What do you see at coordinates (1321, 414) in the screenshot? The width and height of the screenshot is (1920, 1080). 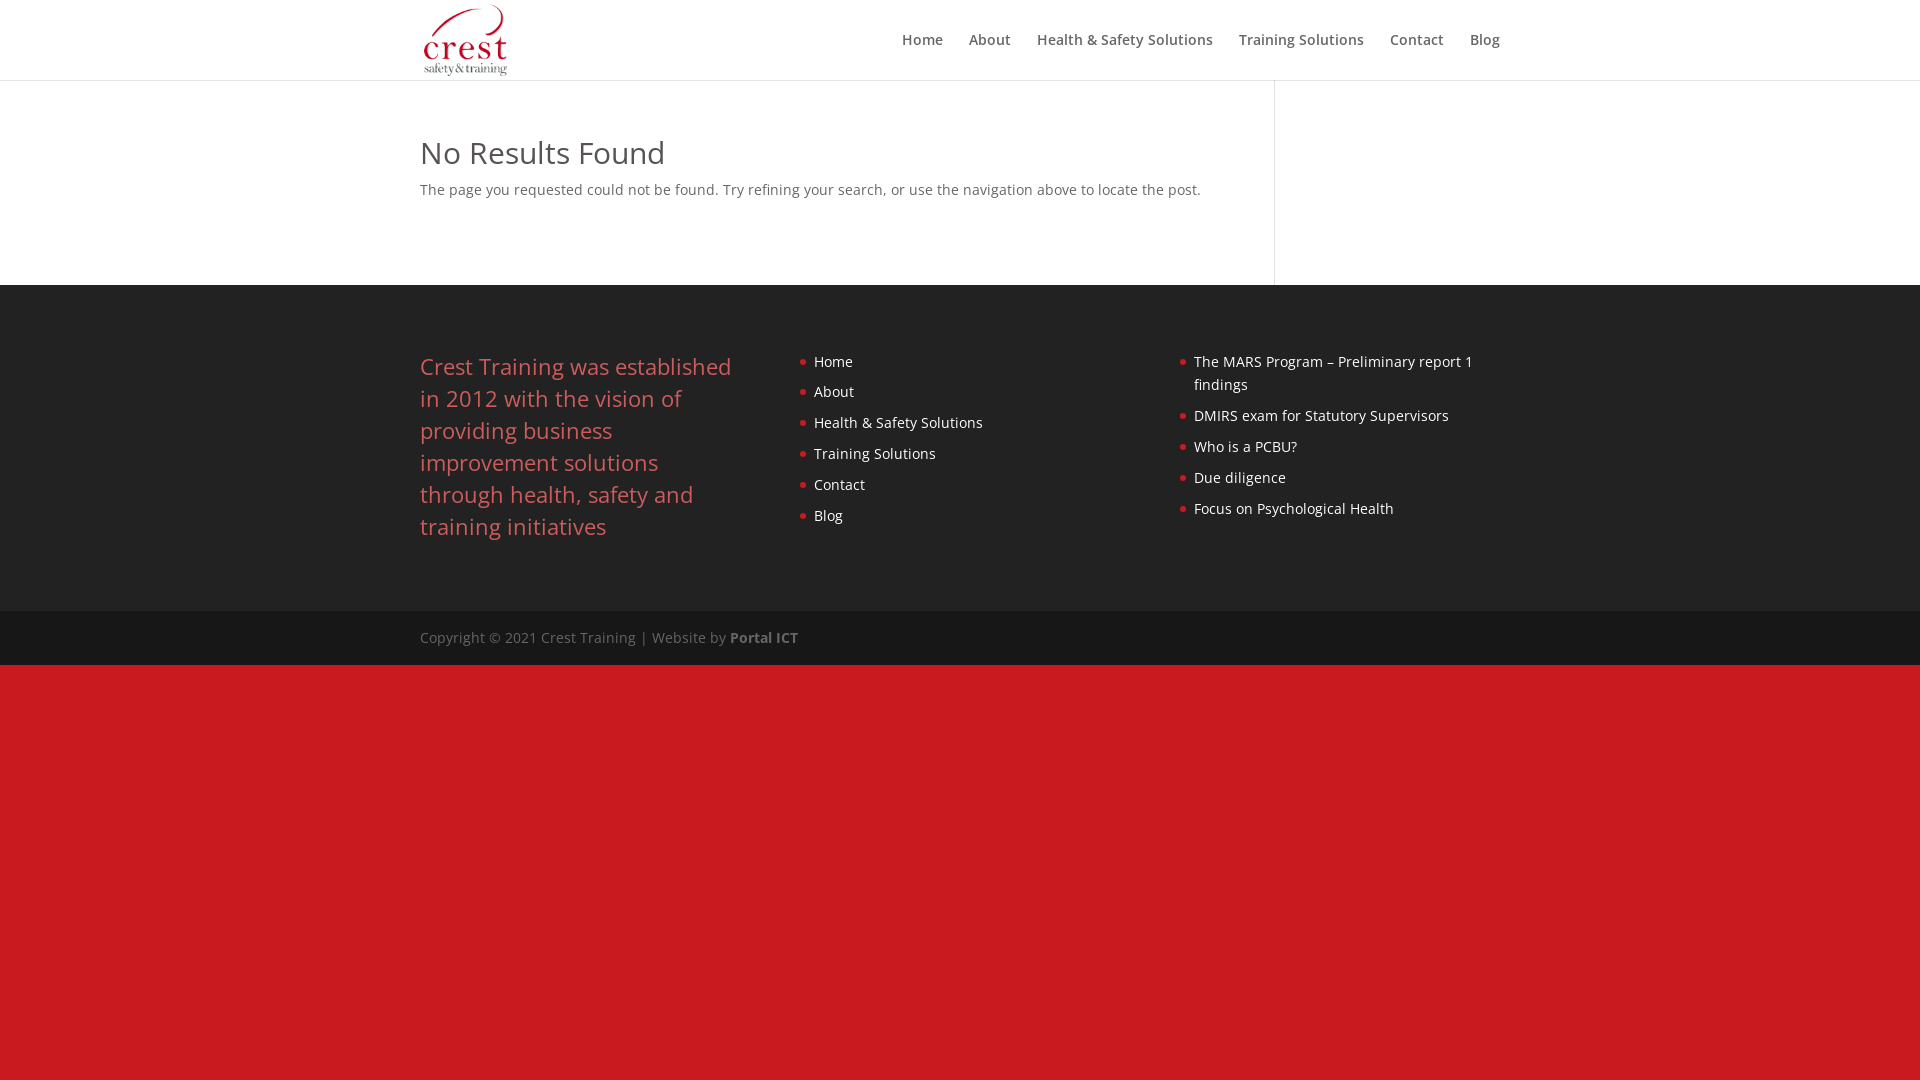 I see `'DMIRS exam for Statutory Supervisors'` at bounding box center [1321, 414].